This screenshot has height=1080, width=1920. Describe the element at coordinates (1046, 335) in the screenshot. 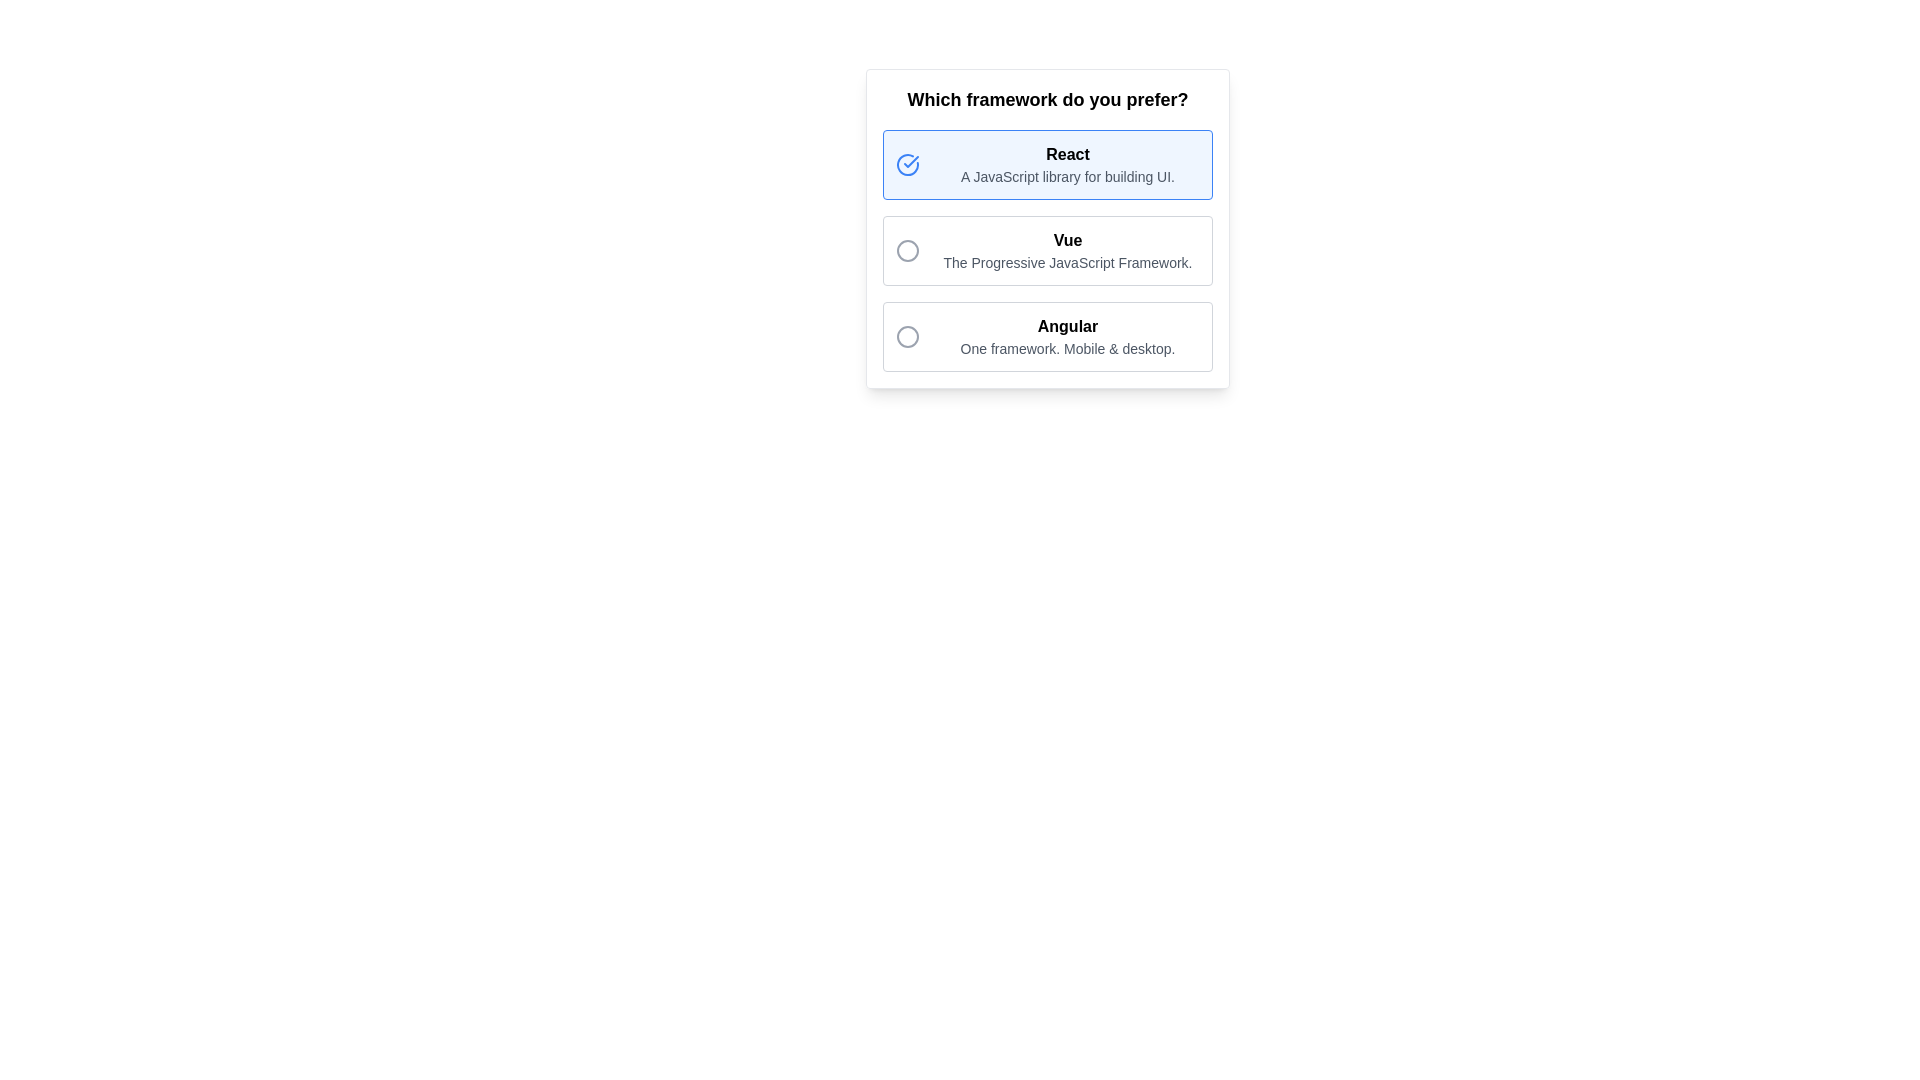

I see `the 'Angular' radio button option, which is the third selectable item under the heading 'Which framework do you prefer?'` at that location.